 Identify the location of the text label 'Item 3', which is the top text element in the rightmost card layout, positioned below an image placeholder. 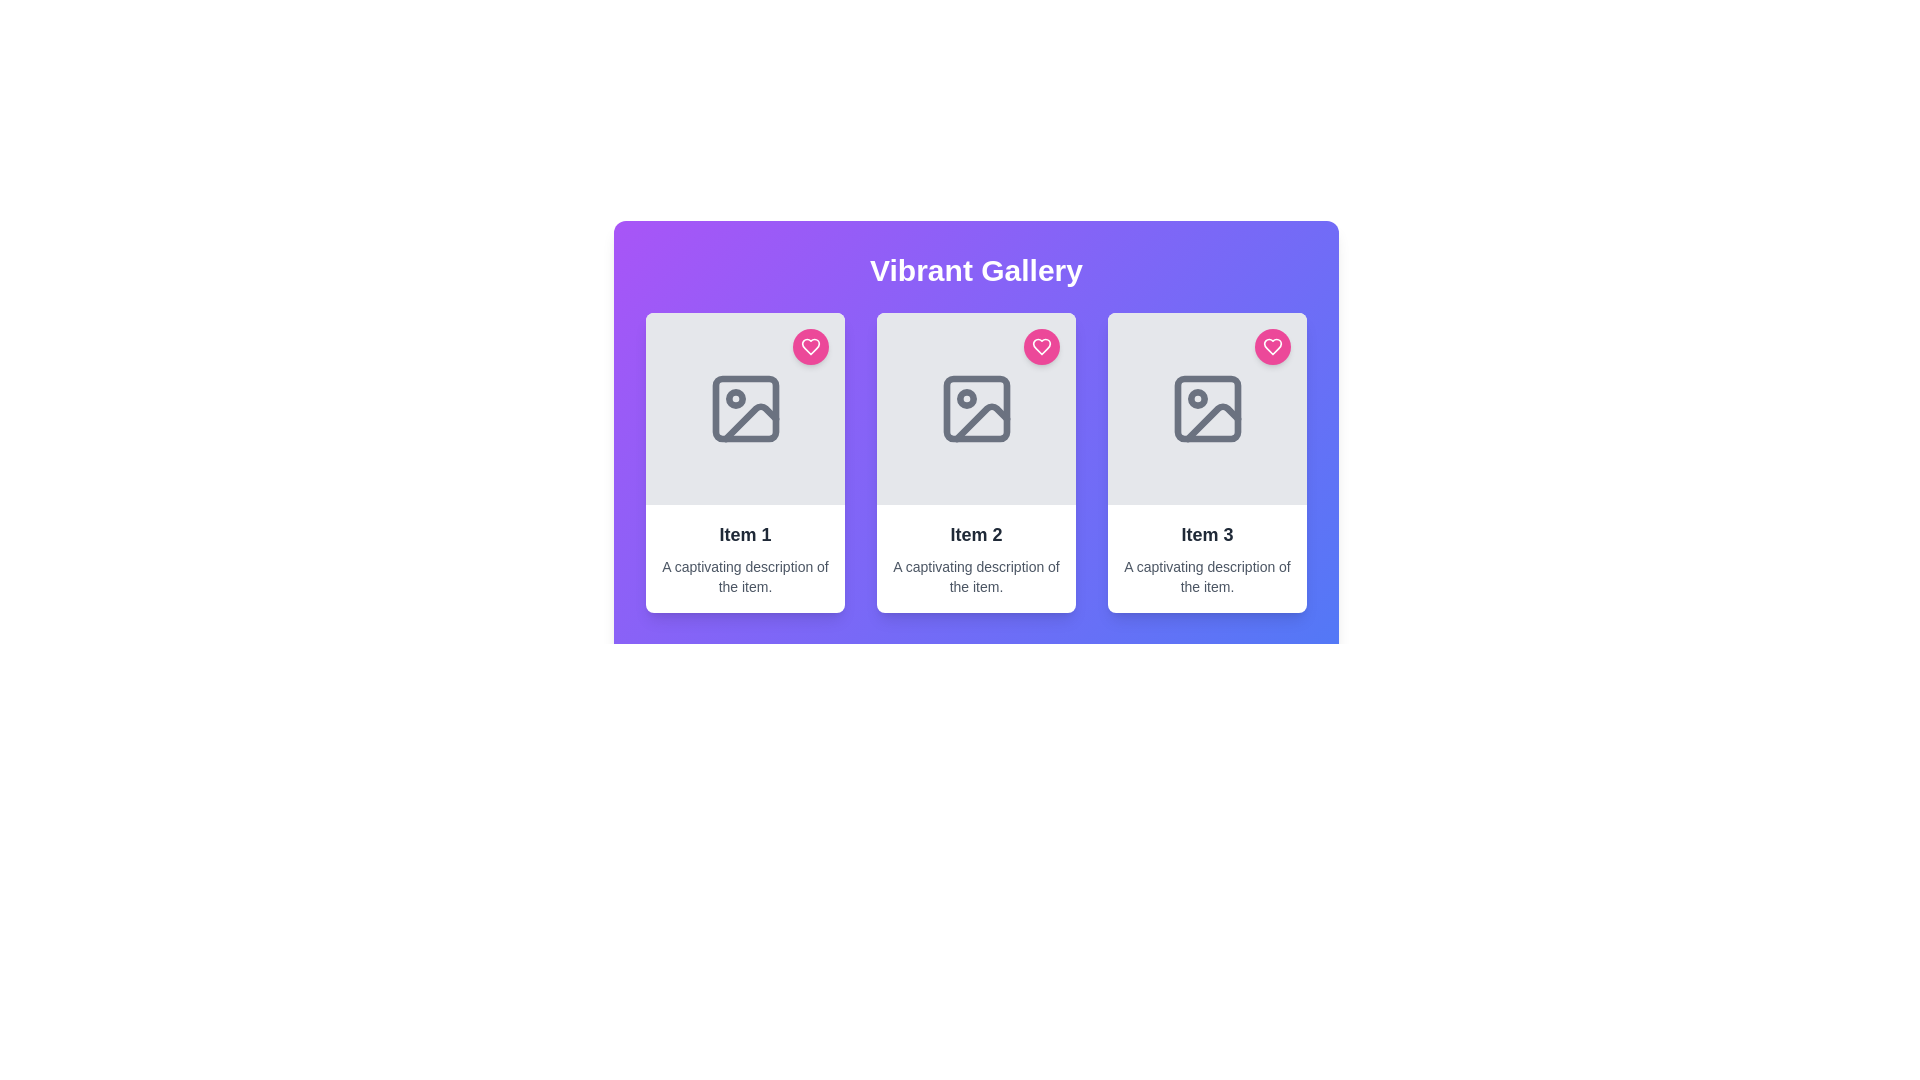
(1206, 534).